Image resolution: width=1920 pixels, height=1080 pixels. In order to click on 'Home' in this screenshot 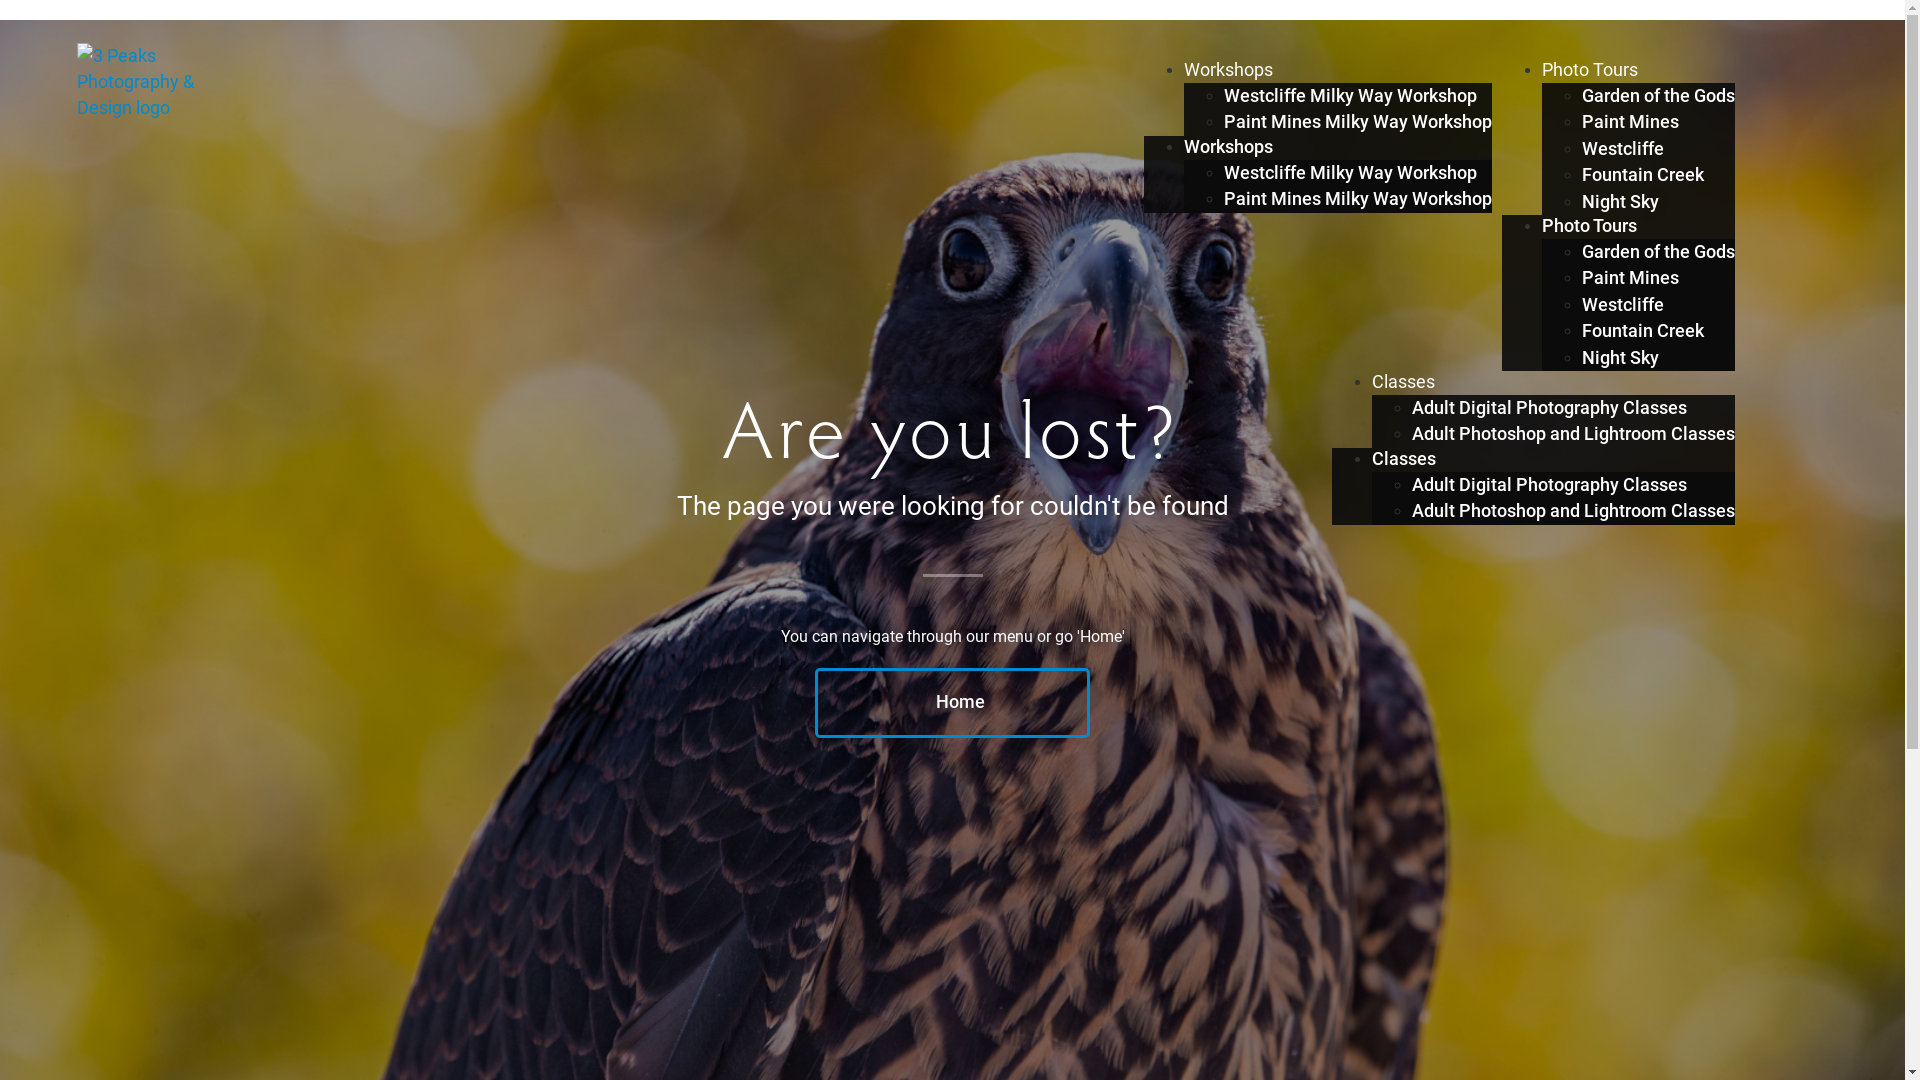, I will do `click(951, 701)`.